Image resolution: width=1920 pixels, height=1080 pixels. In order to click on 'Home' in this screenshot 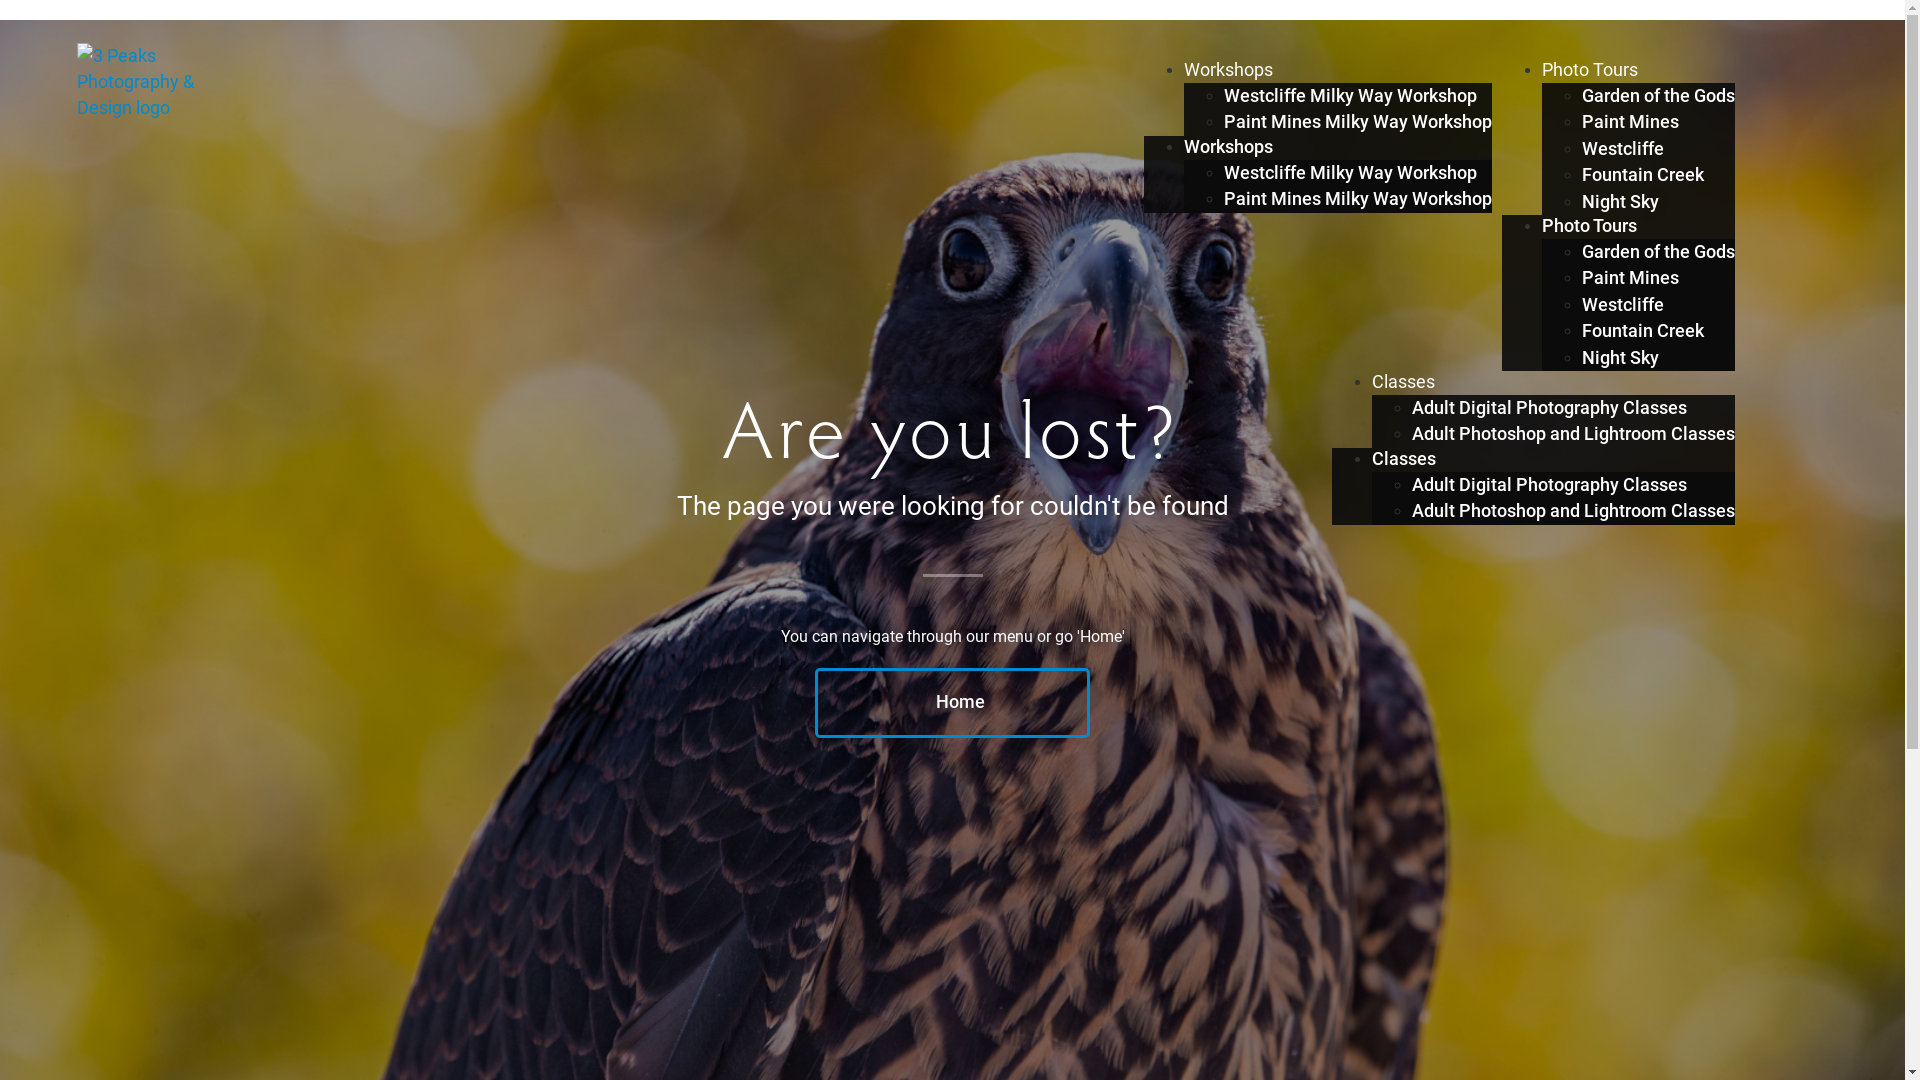, I will do `click(951, 701)`.